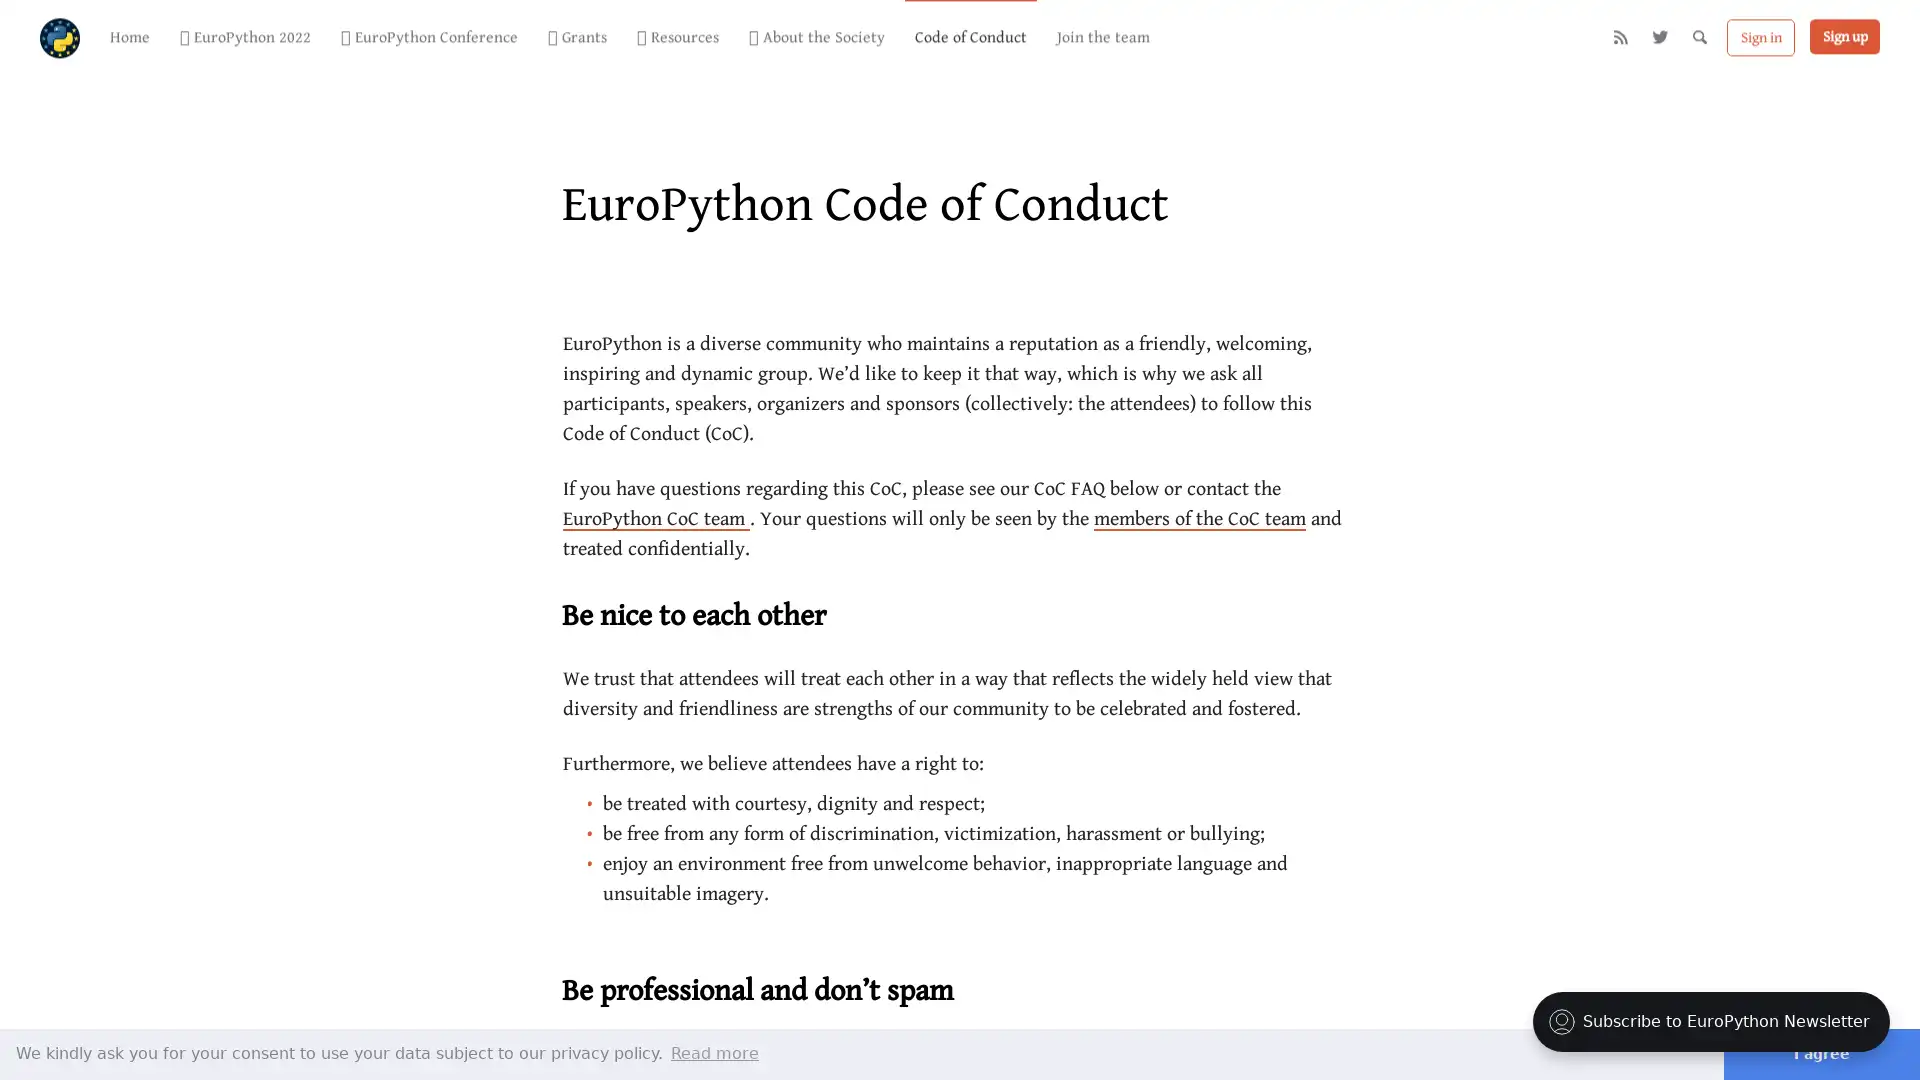 The width and height of the screenshot is (1920, 1080). Describe the element at coordinates (1761, 39) in the screenshot. I see `Sign in` at that location.